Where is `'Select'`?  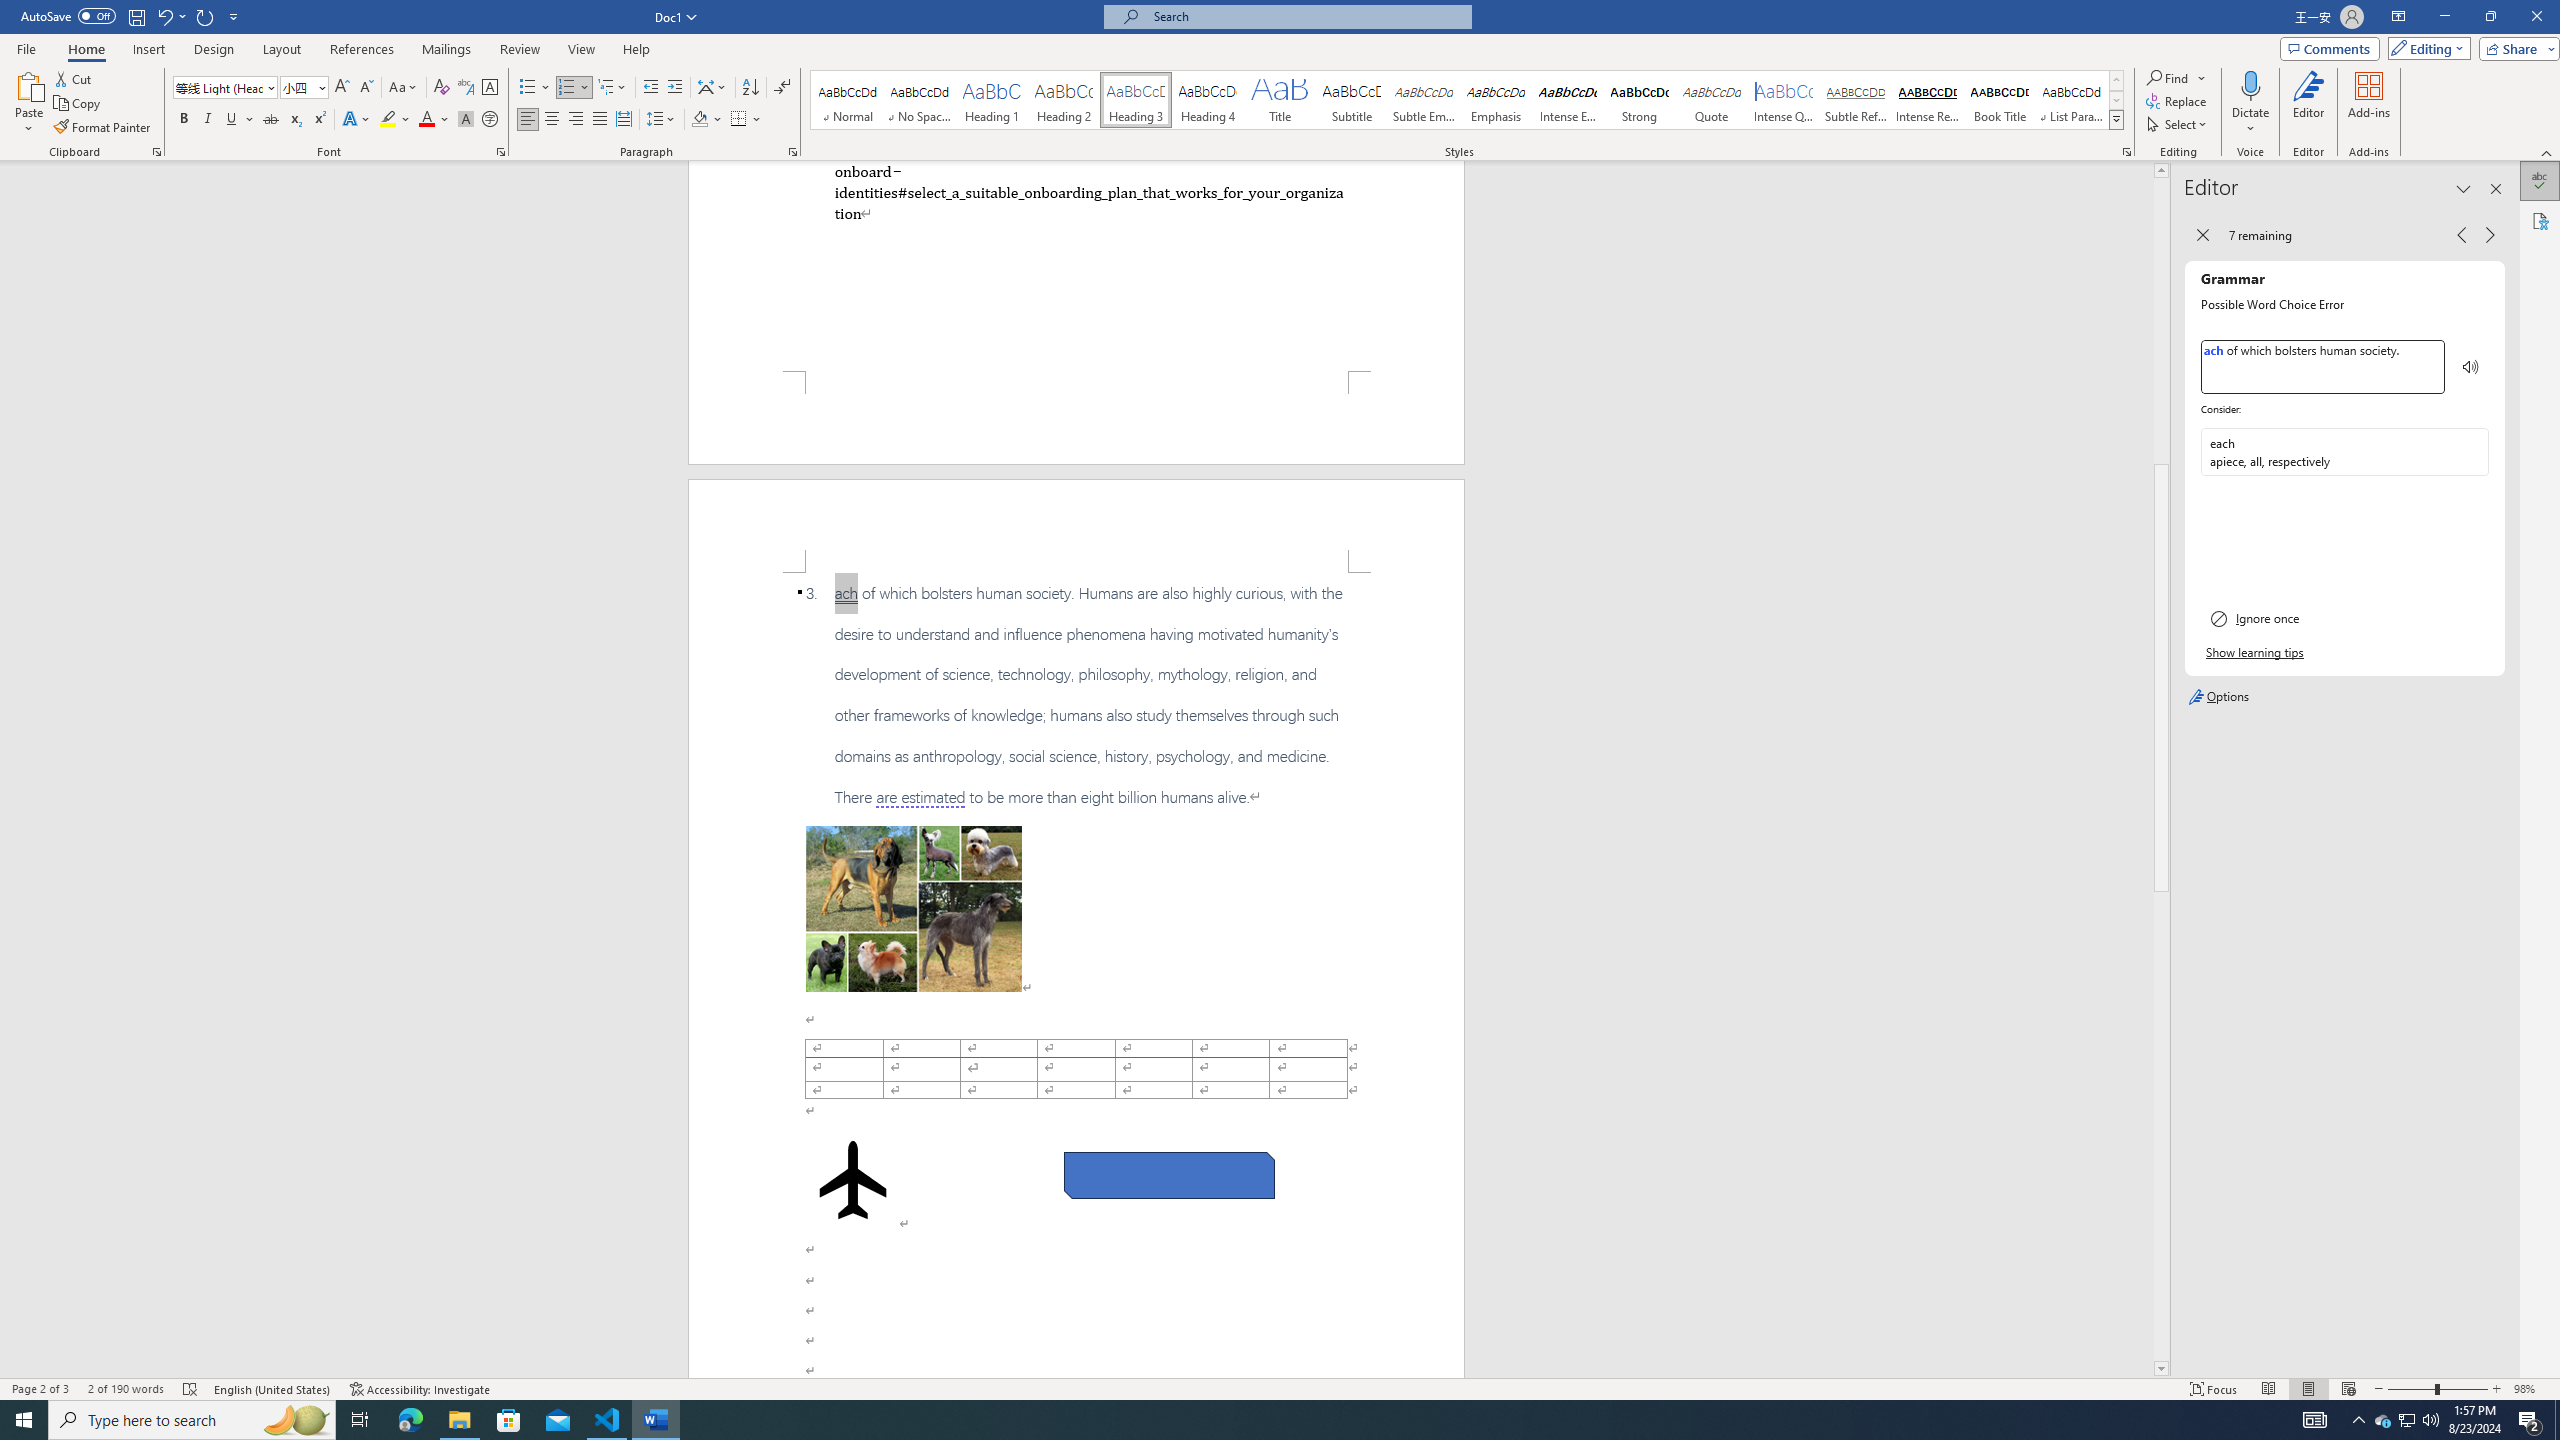 'Select' is located at coordinates (2177, 122).